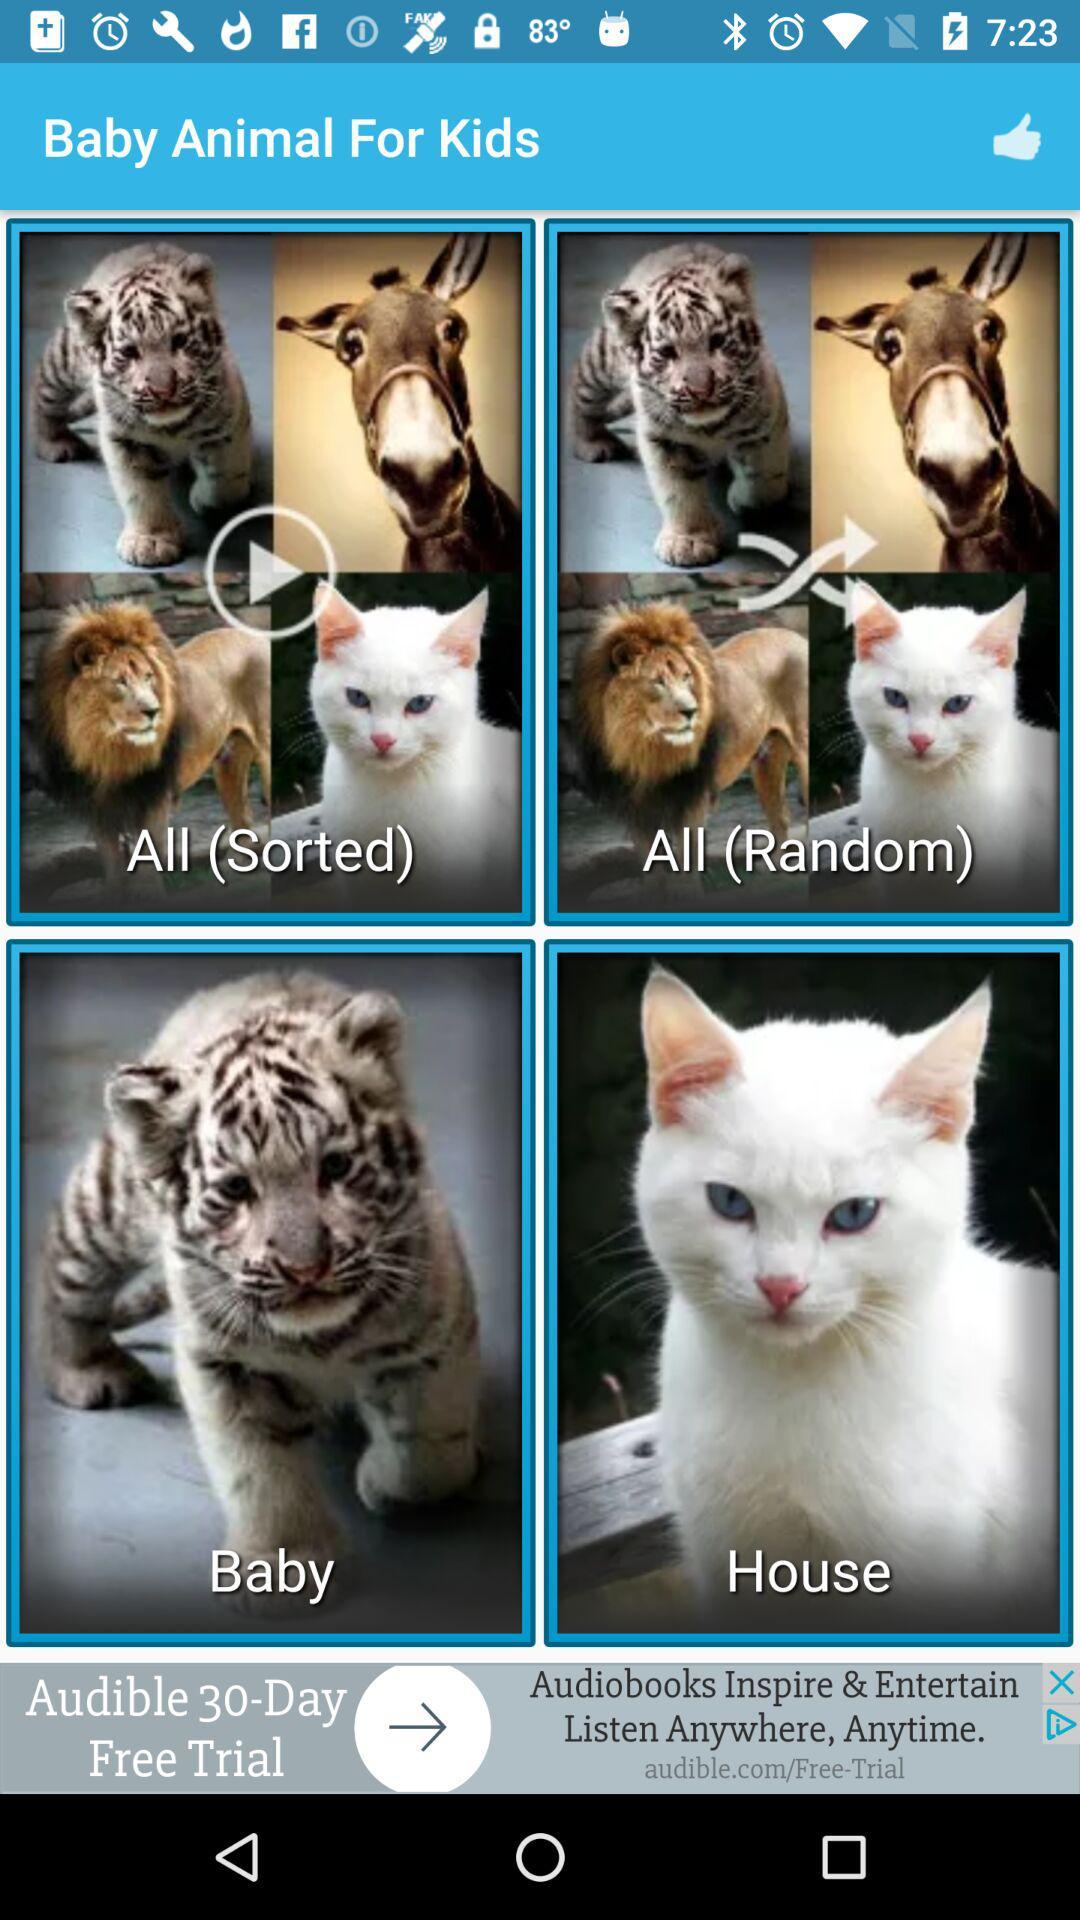  I want to click on advertisement, so click(540, 1727).